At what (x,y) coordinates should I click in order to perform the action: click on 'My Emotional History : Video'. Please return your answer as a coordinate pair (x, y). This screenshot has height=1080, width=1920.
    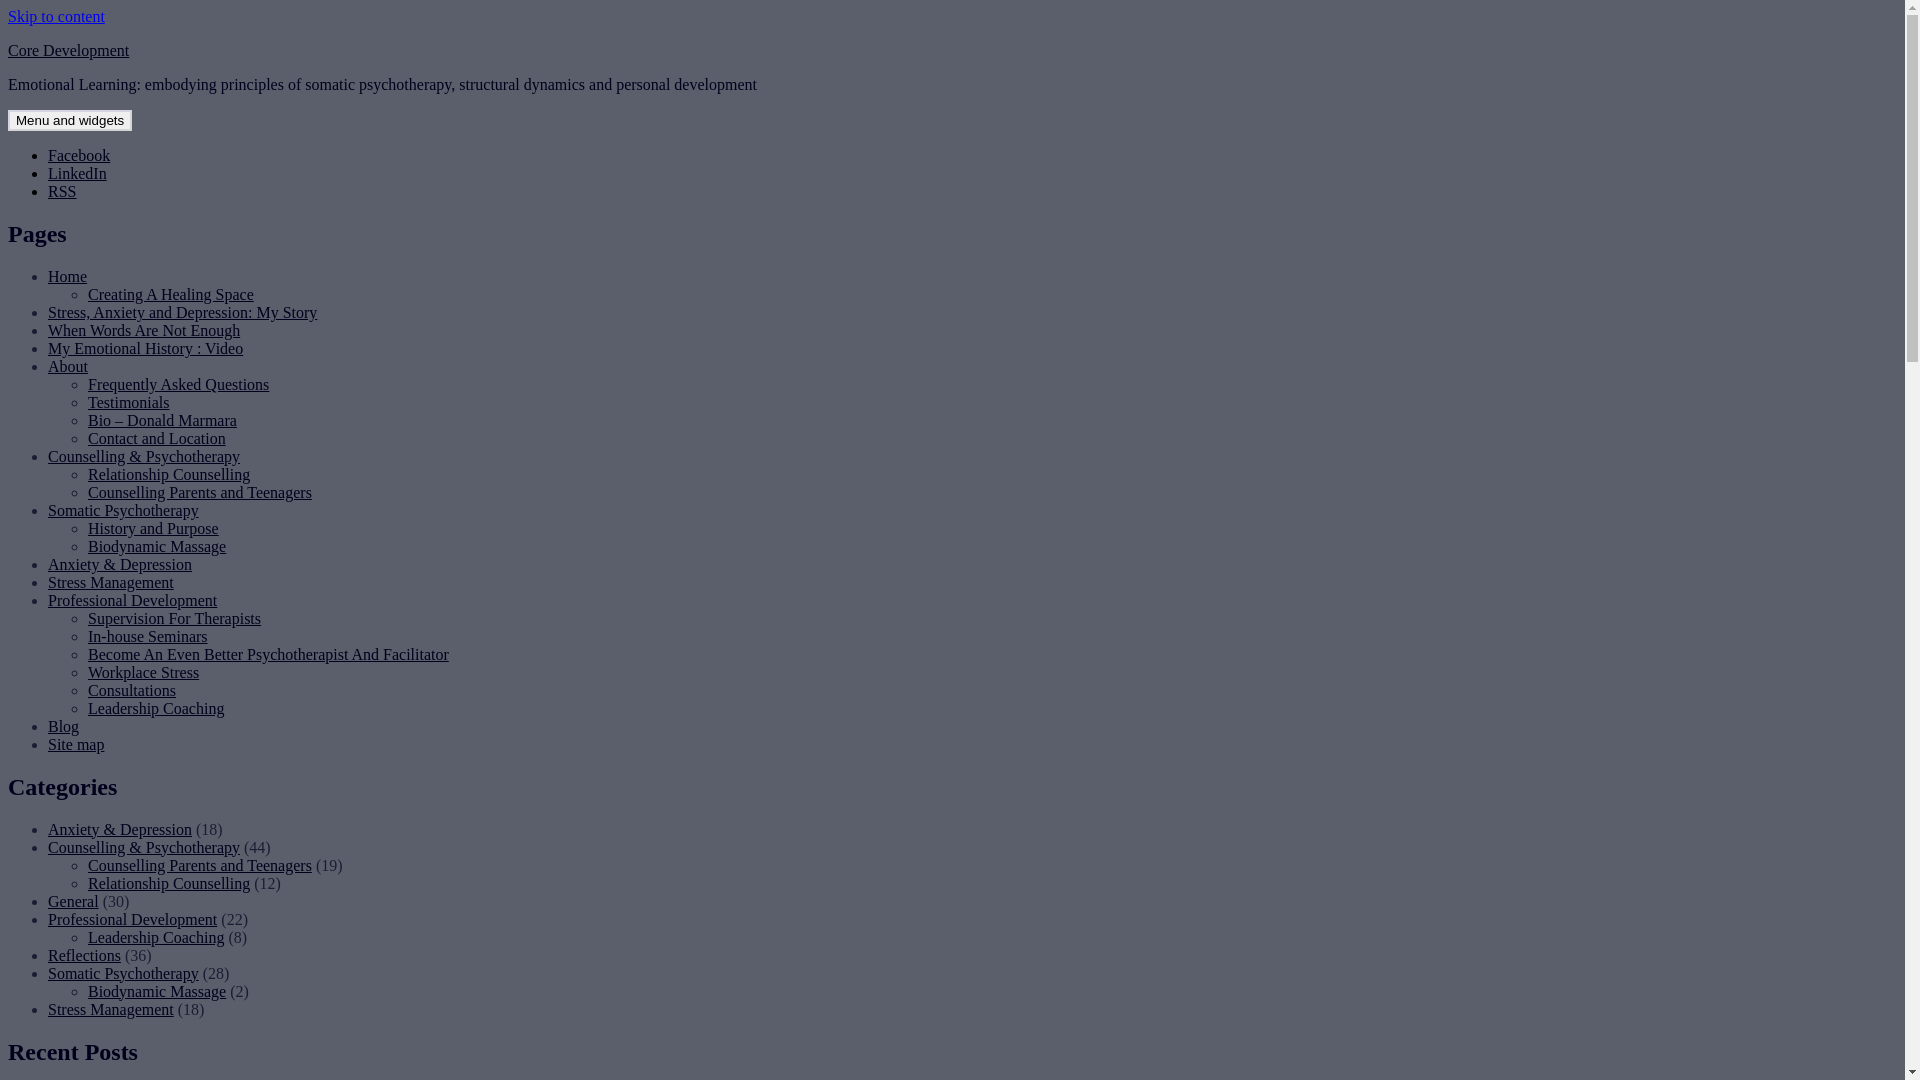
    Looking at the image, I should click on (144, 347).